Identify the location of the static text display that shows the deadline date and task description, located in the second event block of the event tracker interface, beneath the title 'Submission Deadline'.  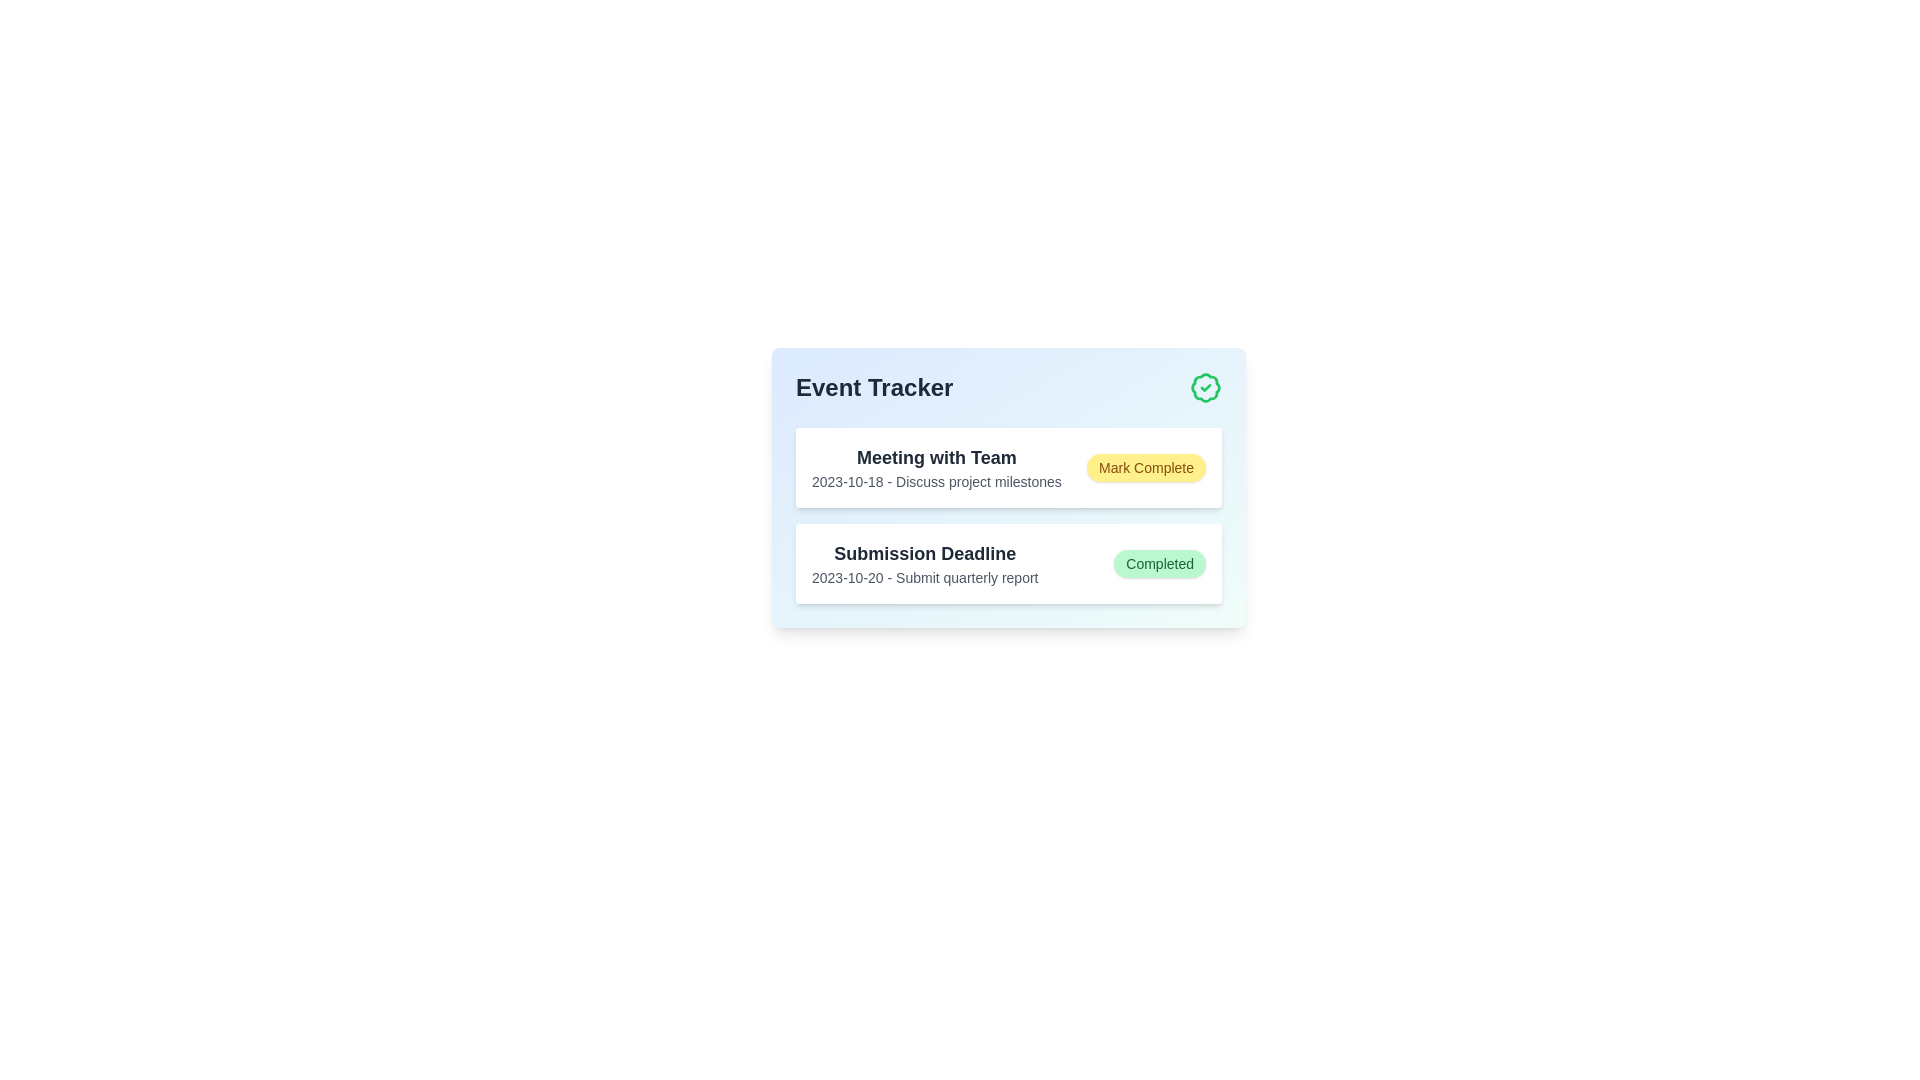
(924, 578).